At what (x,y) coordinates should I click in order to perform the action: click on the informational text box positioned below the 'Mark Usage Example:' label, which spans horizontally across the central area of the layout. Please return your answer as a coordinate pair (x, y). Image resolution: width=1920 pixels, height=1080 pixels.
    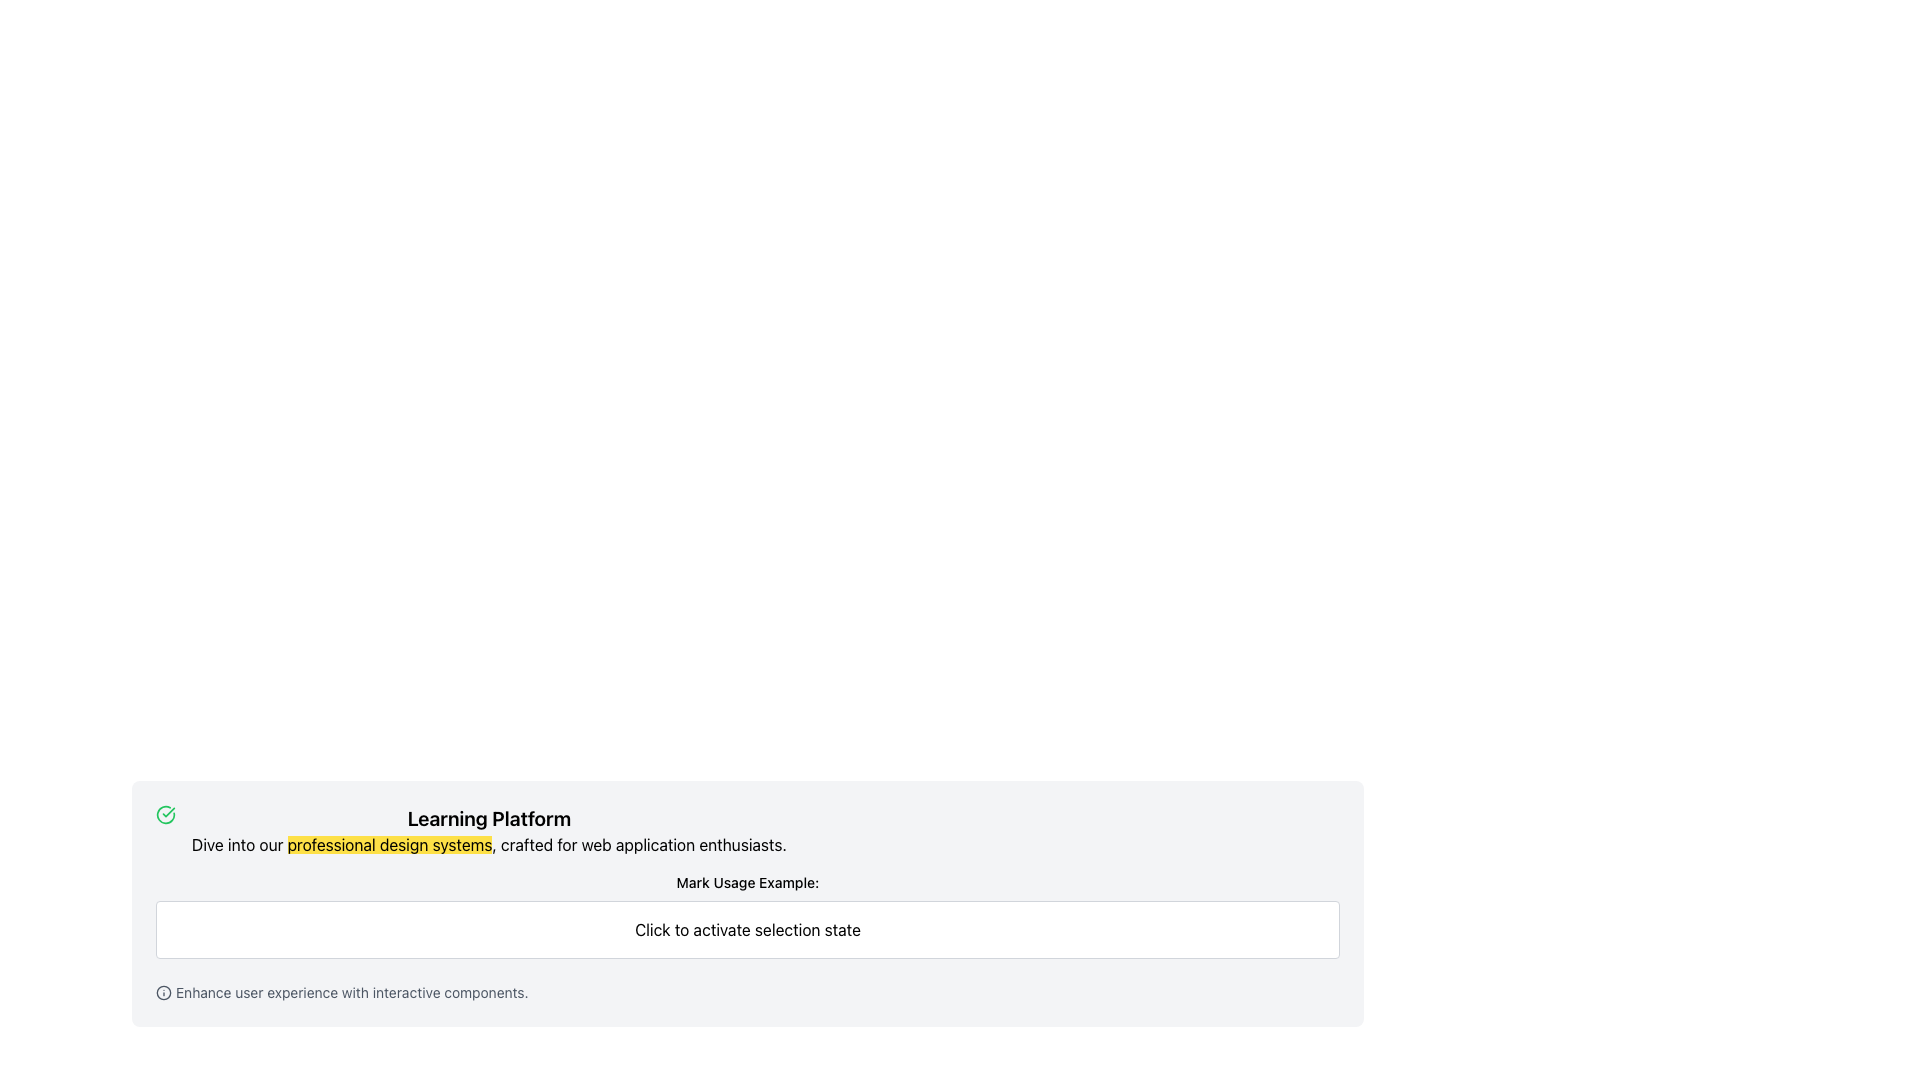
    Looking at the image, I should click on (747, 929).